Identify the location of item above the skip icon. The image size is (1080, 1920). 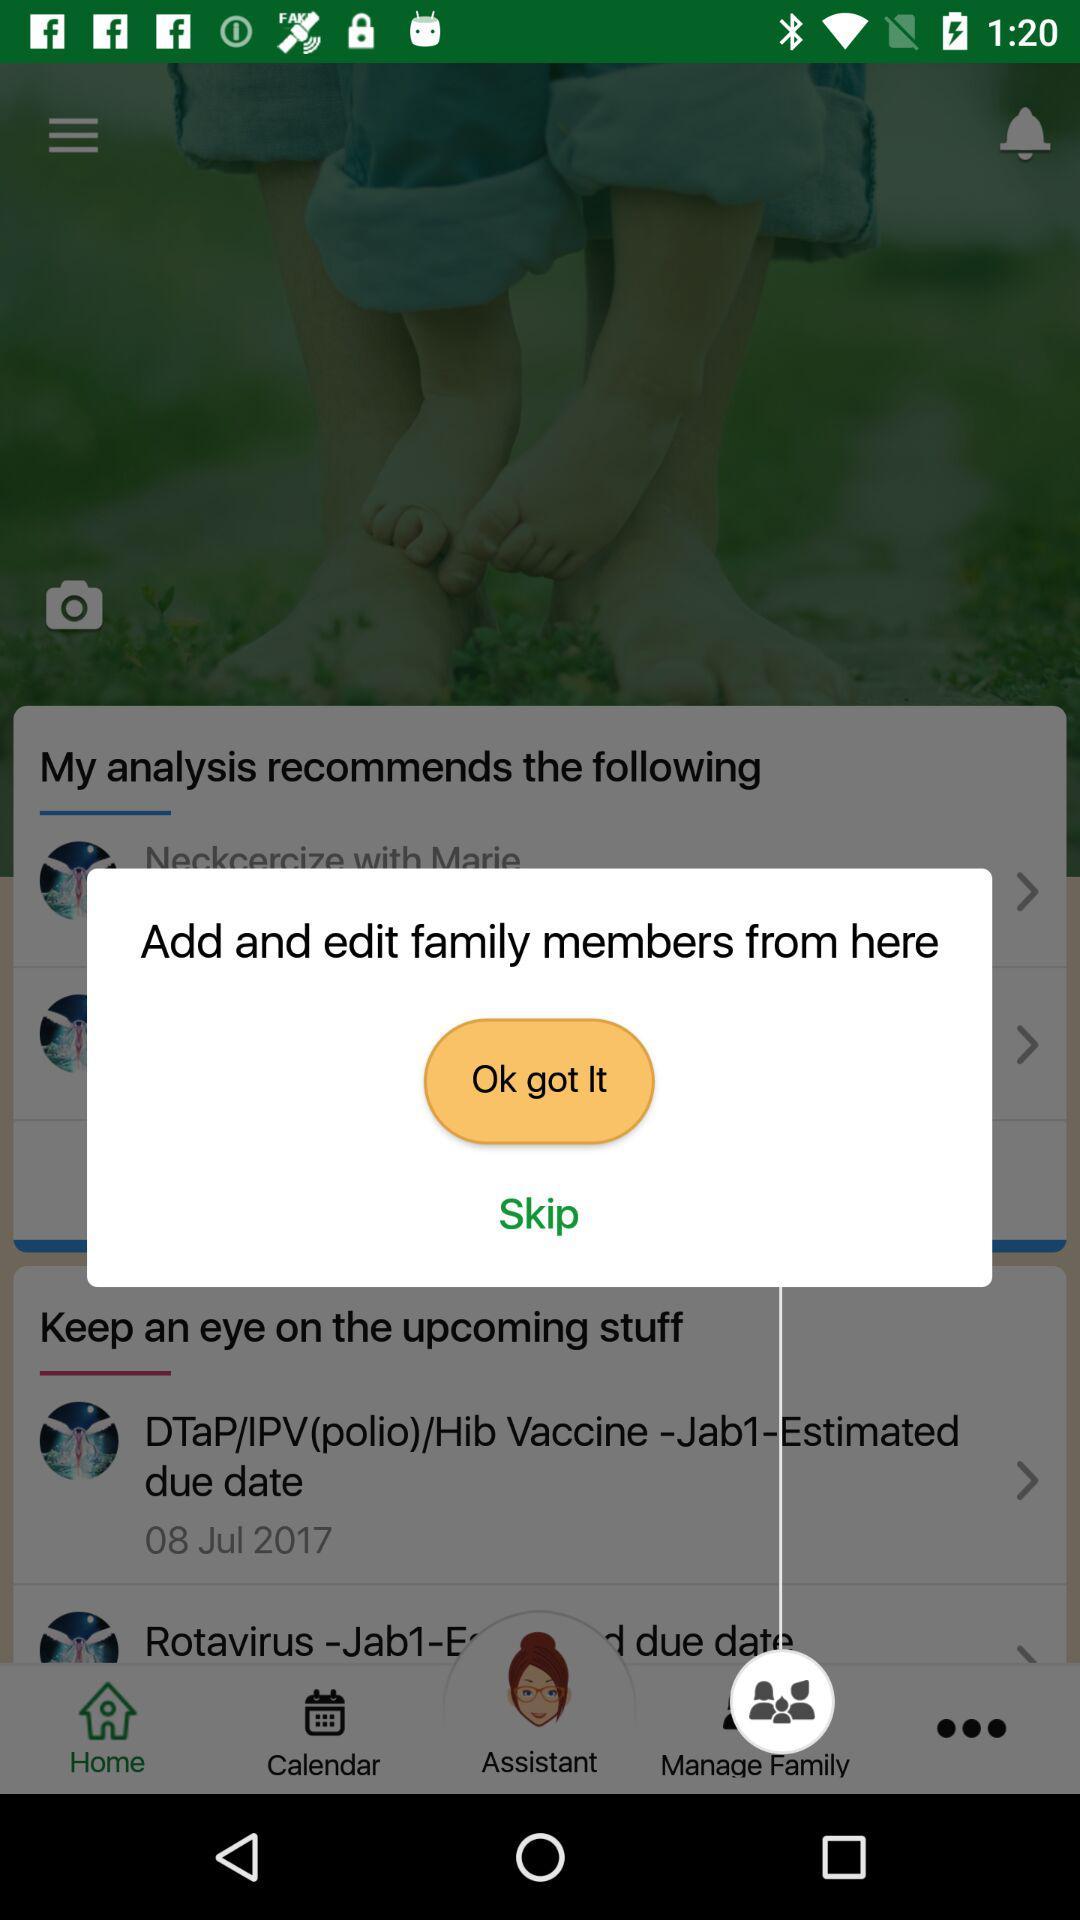
(538, 1080).